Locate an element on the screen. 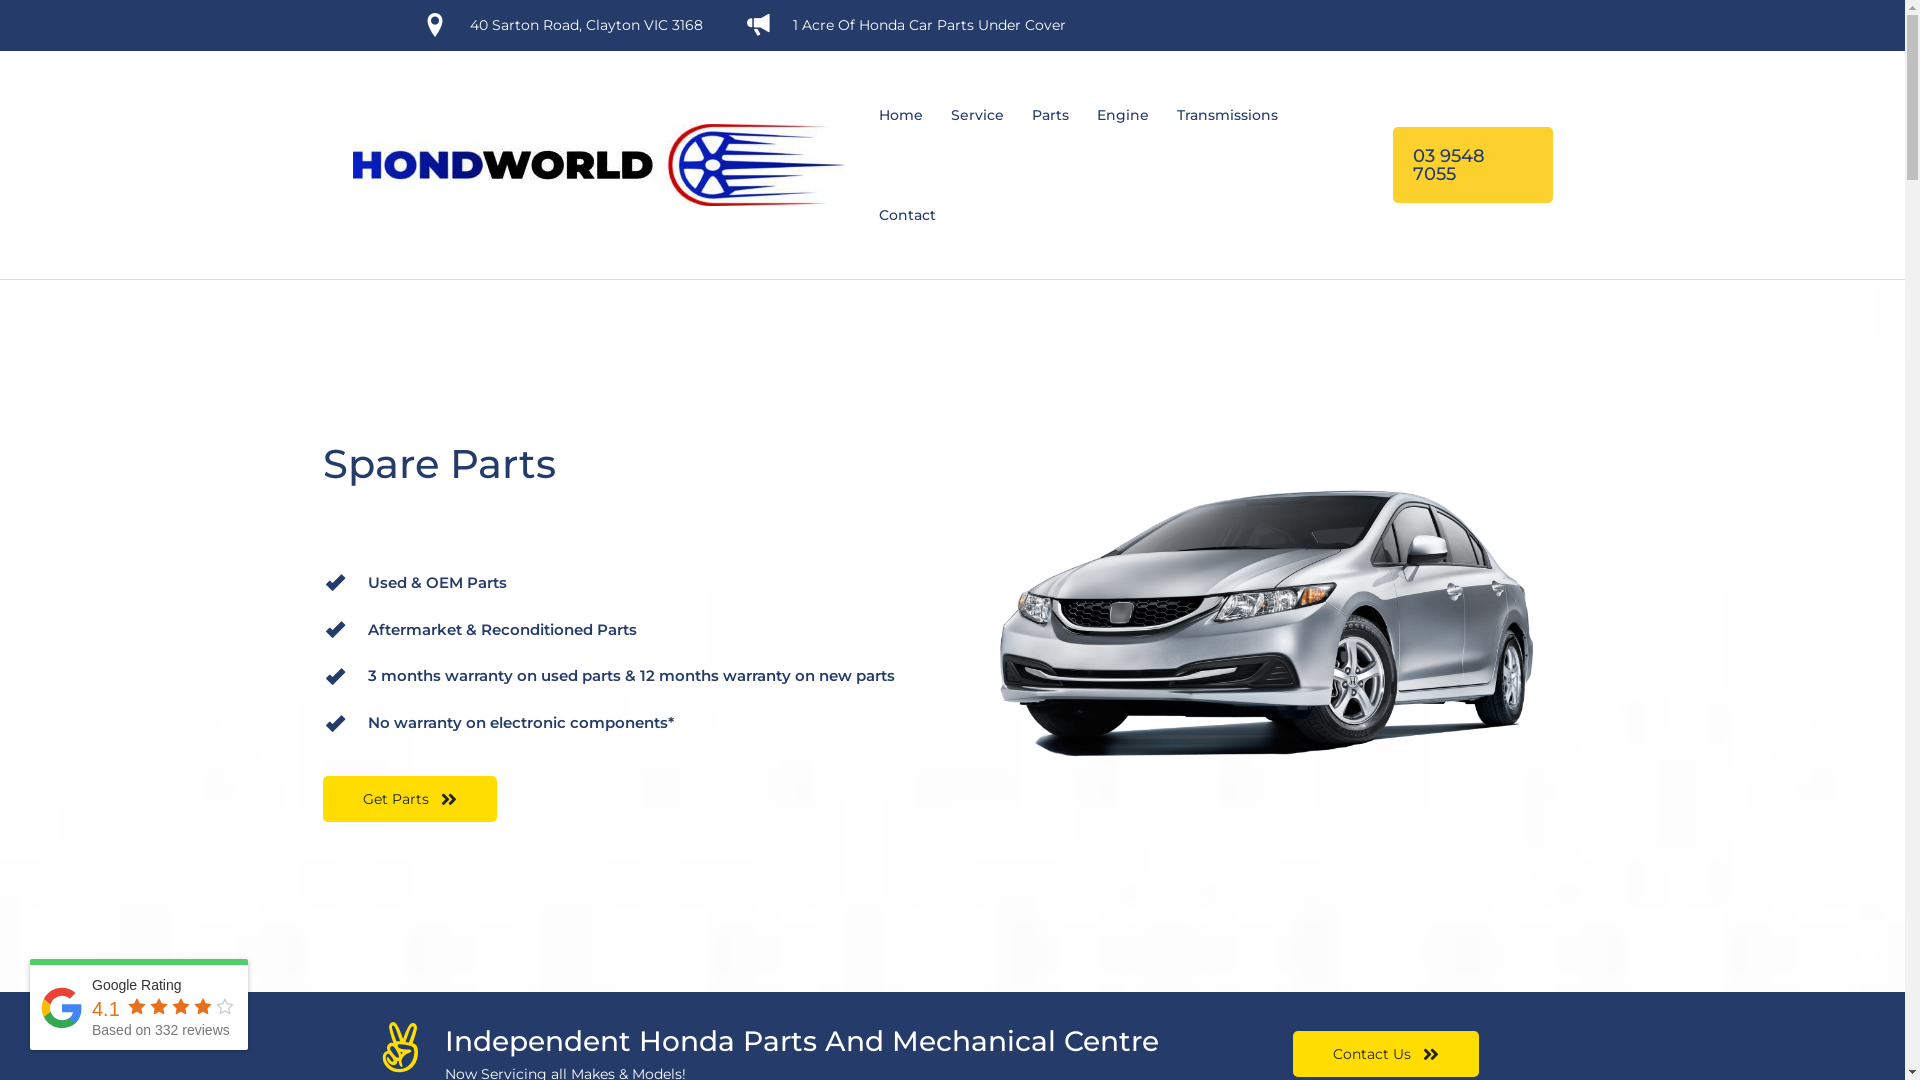 The image size is (1920, 1080). 'Home' is located at coordinates (864, 115).